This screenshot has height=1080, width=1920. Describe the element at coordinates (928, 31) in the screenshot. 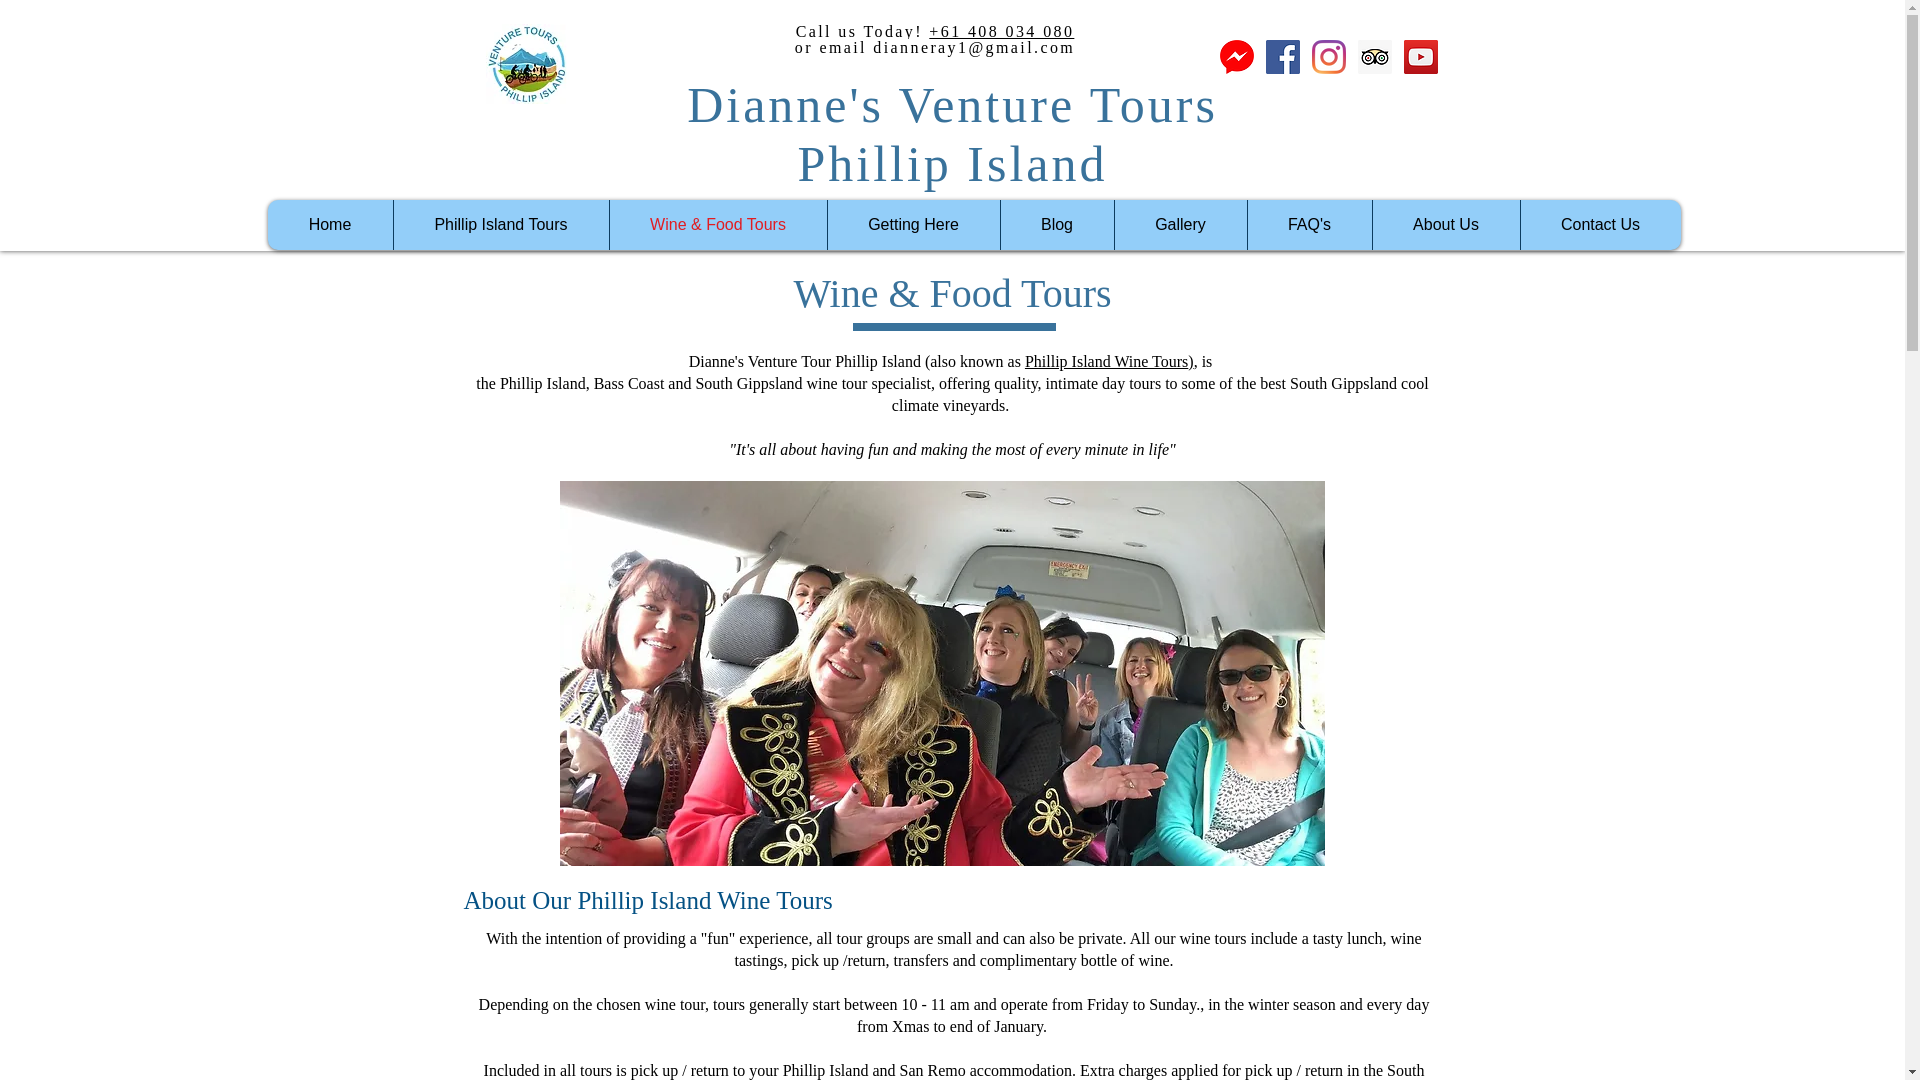

I see `'+61 408 034 080'` at that location.